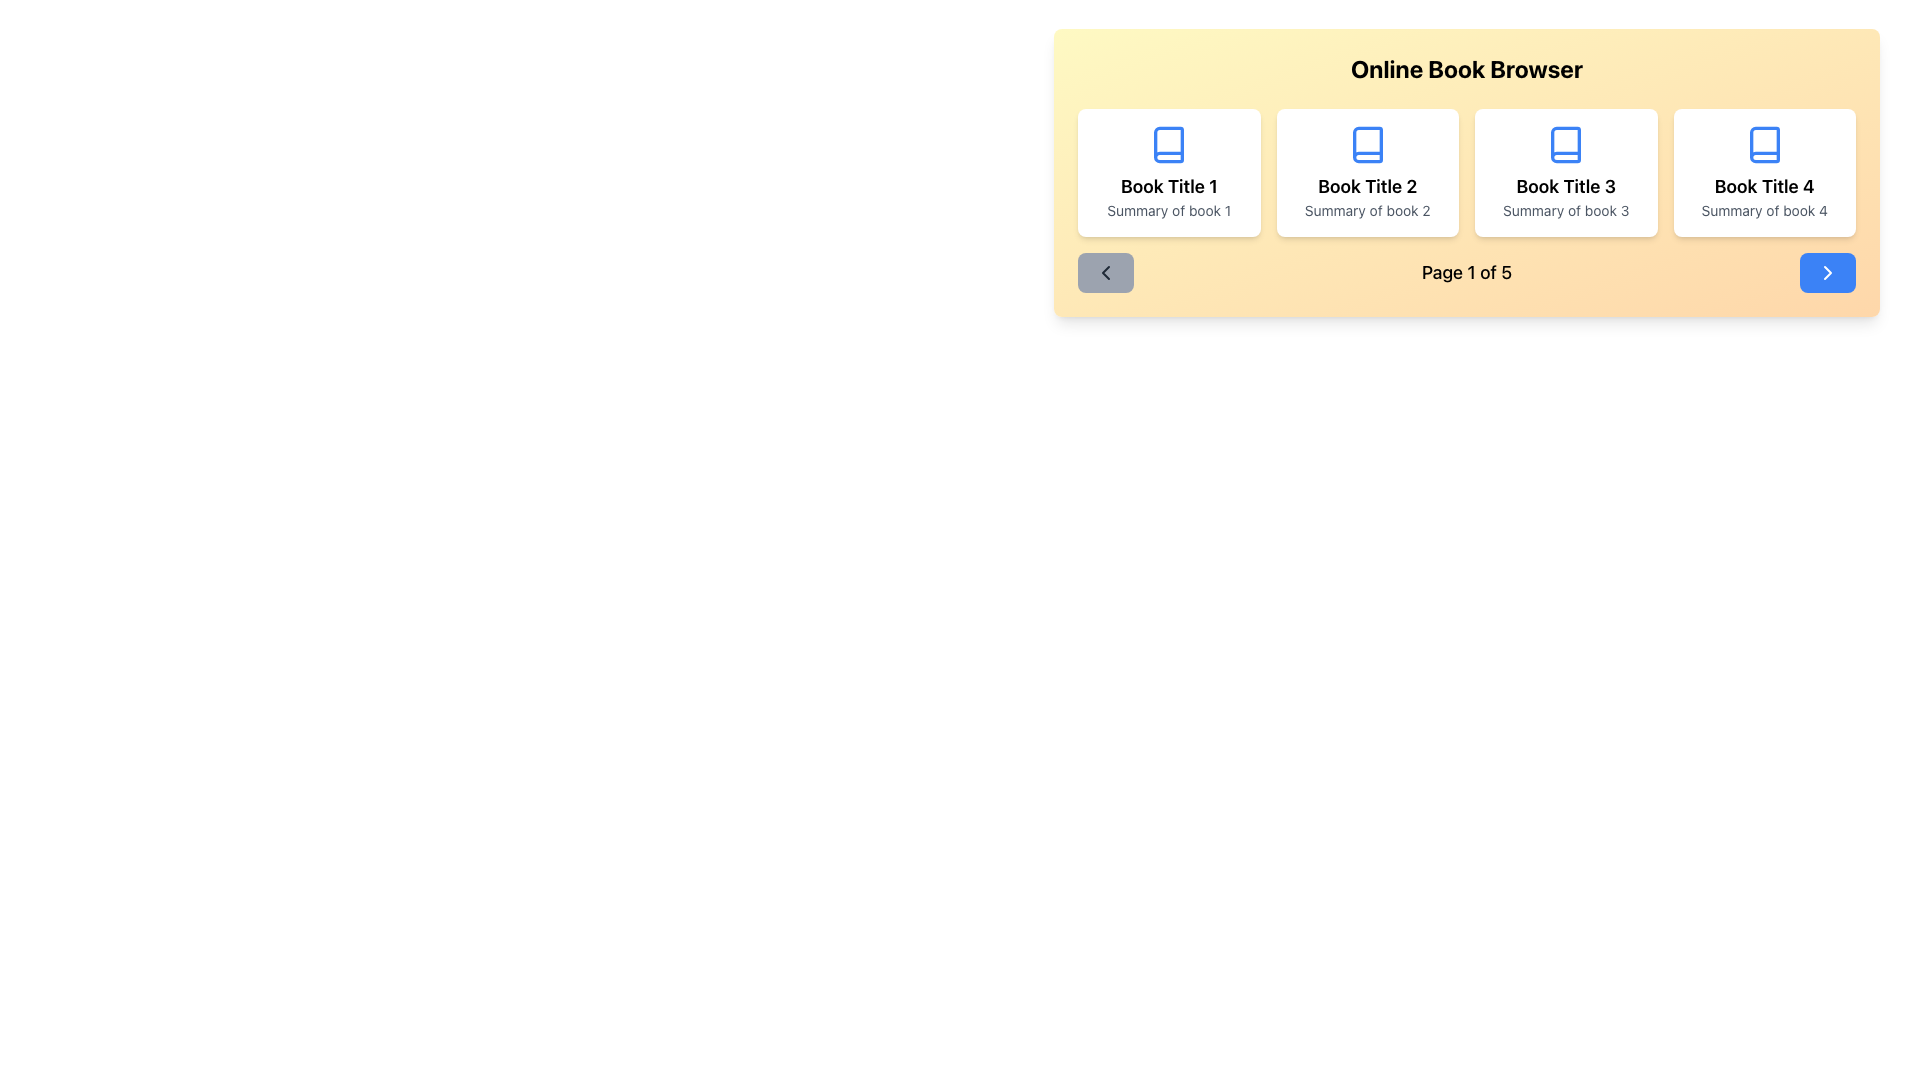 Image resolution: width=1920 pixels, height=1080 pixels. Describe the element at coordinates (1104, 273) in the screenshot. I see `the leftward chevron SVG icon with a black stroke, located inside a gray button at the bottom-left corner of the interface, next to the 'Book Title 1' card` at that location.